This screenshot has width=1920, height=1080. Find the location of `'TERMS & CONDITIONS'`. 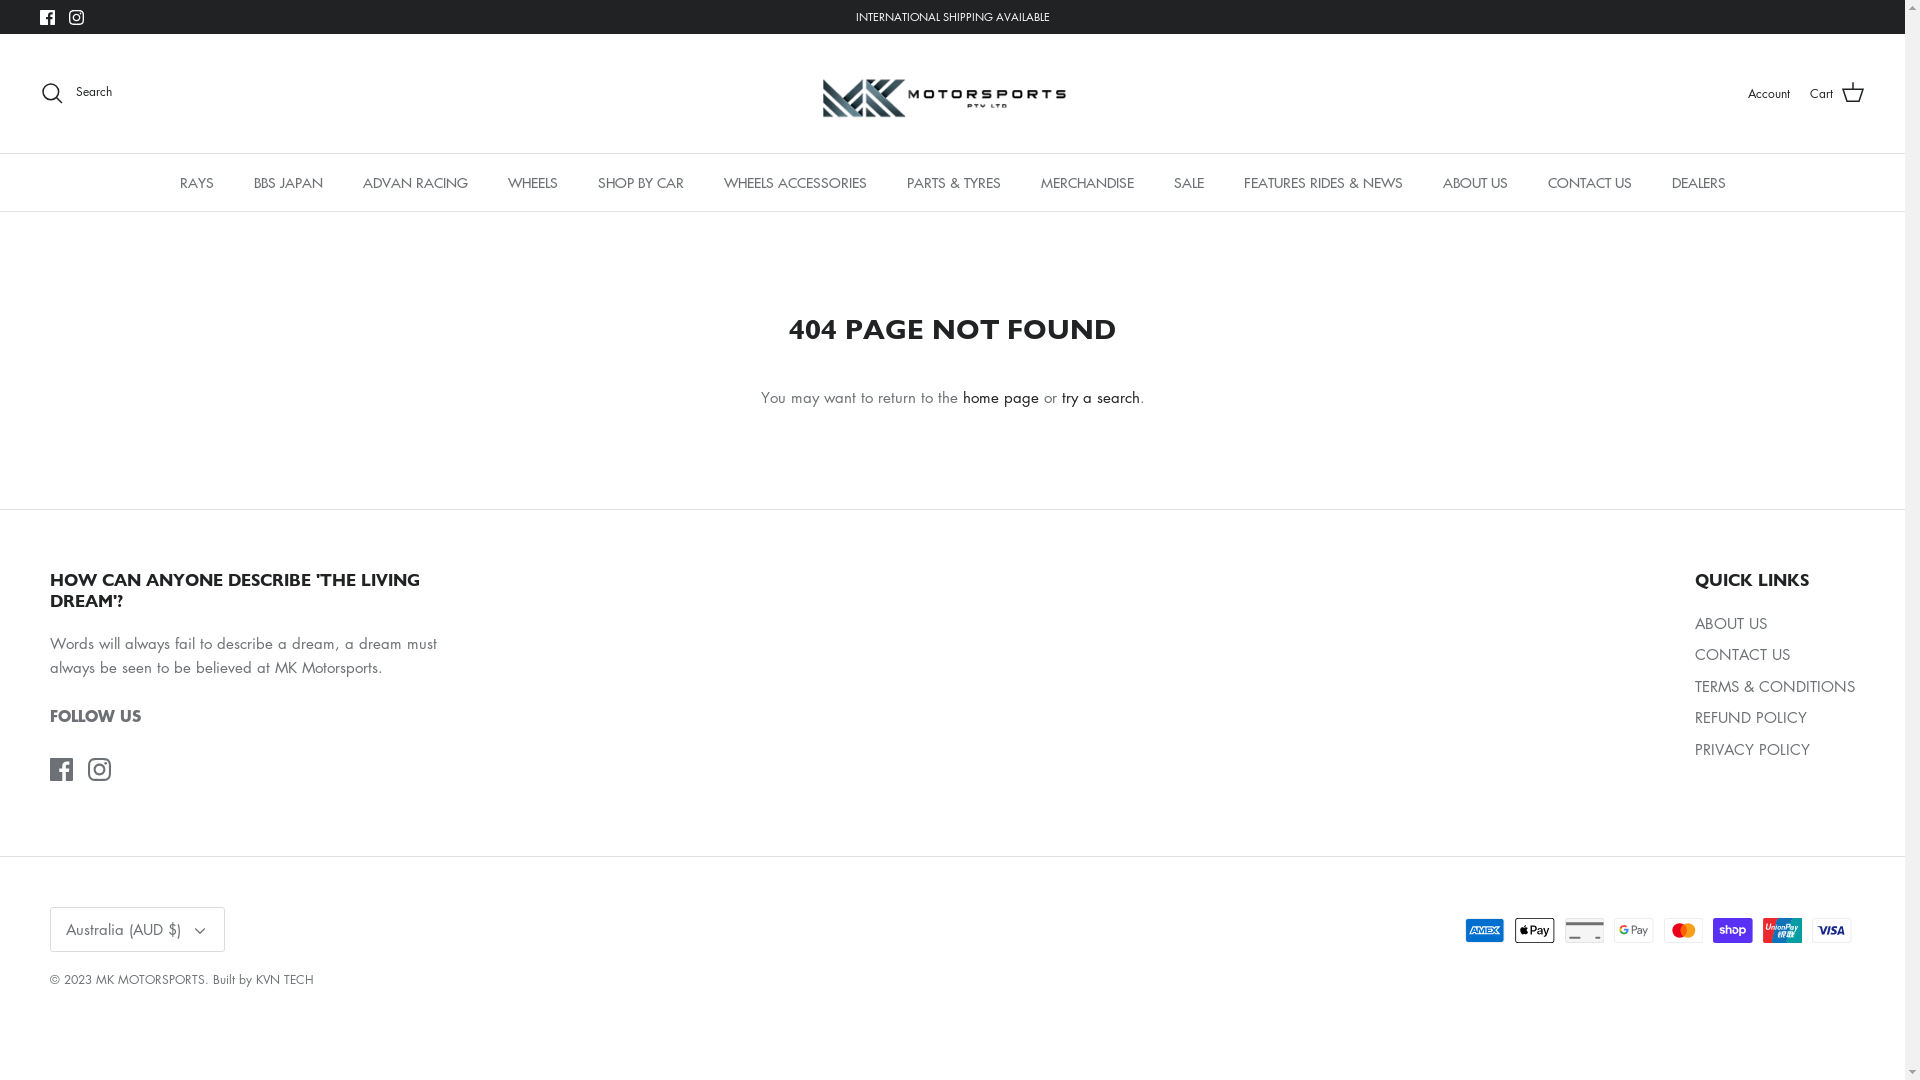

'TERMS & CONDITIONS' is located at coordinates (1775, 685).